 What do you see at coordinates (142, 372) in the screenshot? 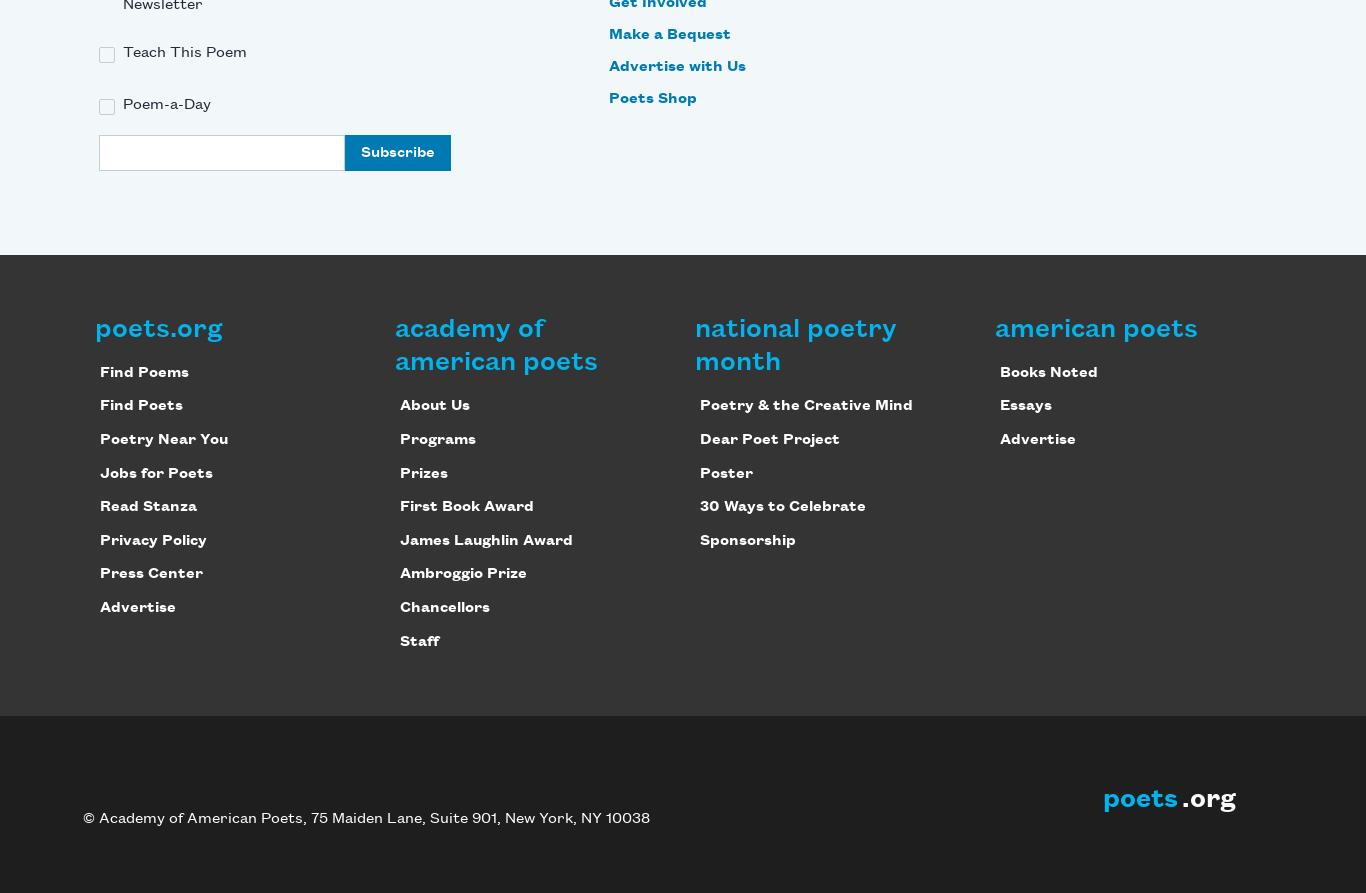
I see `'Find Poems'` at bounding box center [142, 372].